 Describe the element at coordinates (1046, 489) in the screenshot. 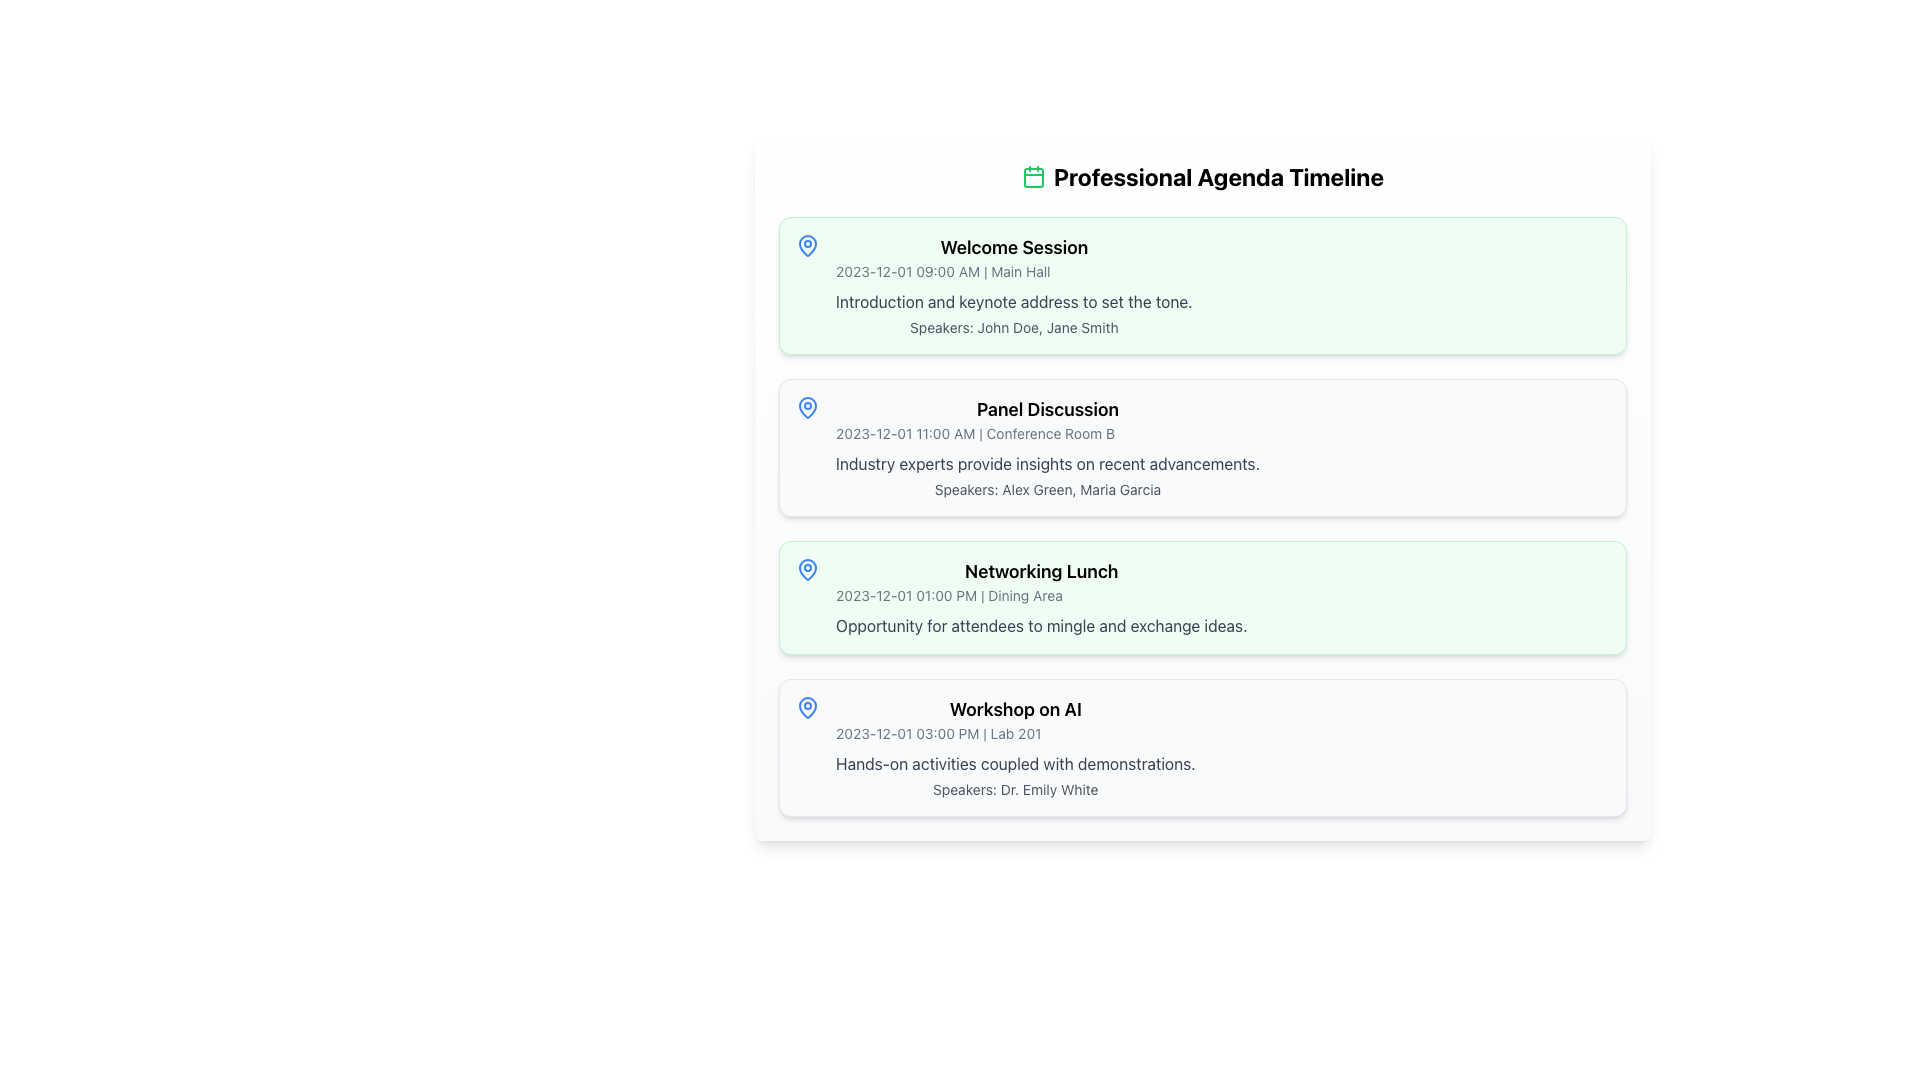

I see `the text 'Speakers: Alex Green, Maria Garcia' located at the bottom of the 'Panel Discussion' block for copying` at that location.